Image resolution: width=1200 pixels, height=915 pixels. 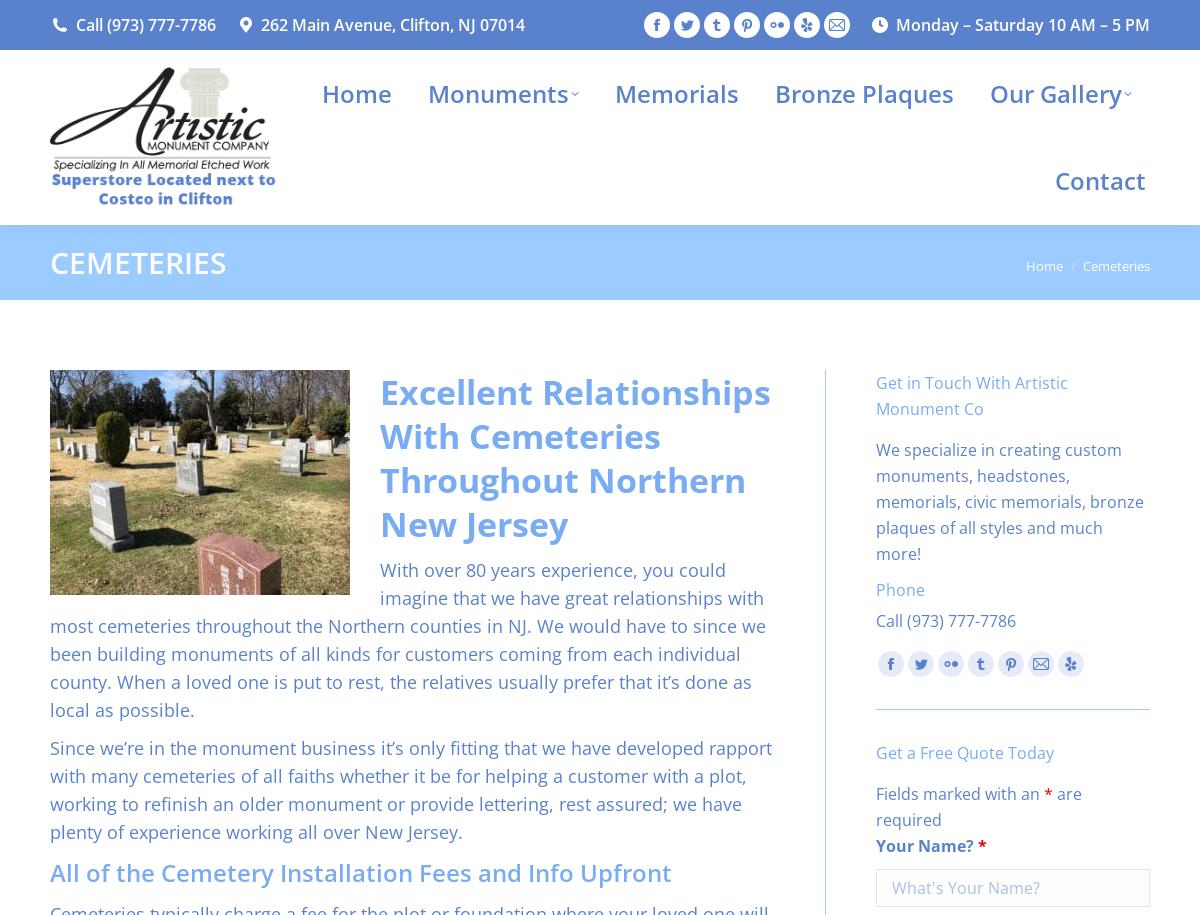 What do you see at coordinates (1099, 179) in the screenshot?
I see `'Contact'` at bounding box center [1099, 179].